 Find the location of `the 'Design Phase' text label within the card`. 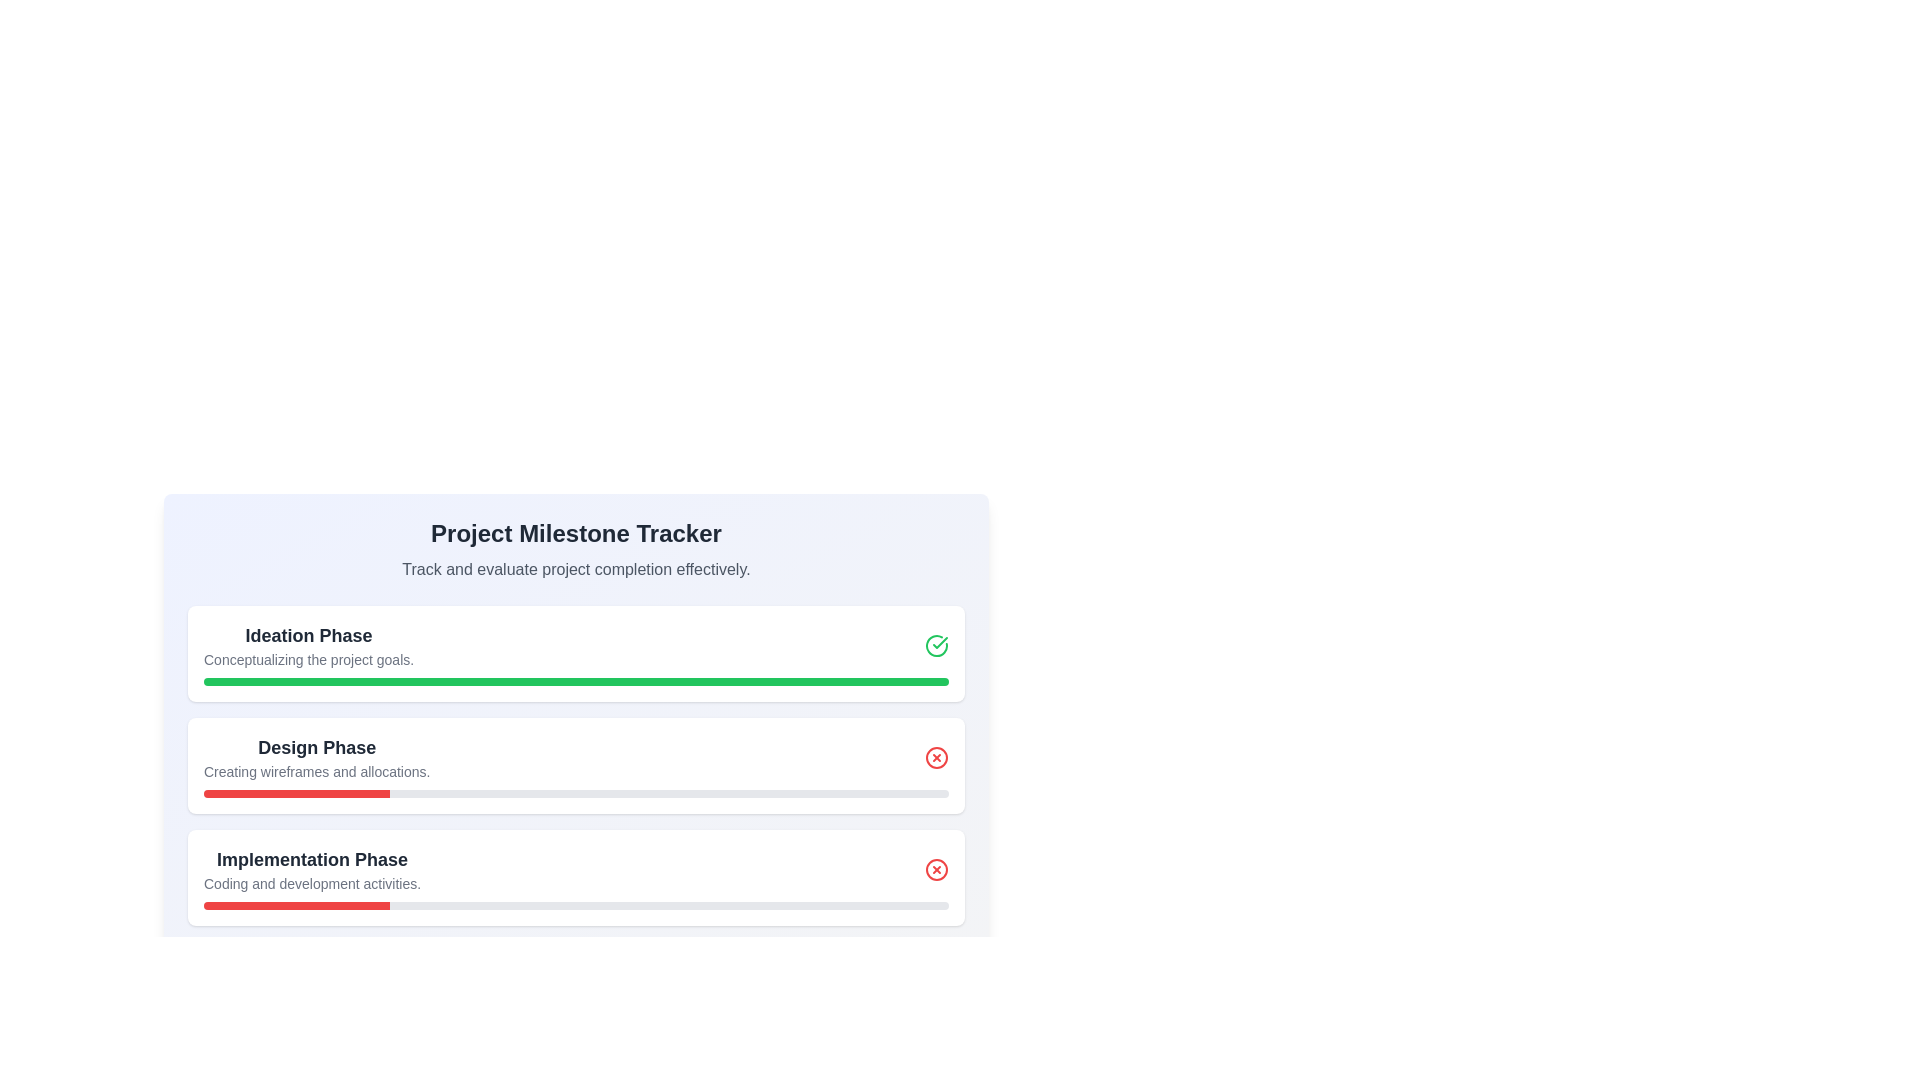

the 'Design Phase' text label within the card is located at coordinates (316, 758).